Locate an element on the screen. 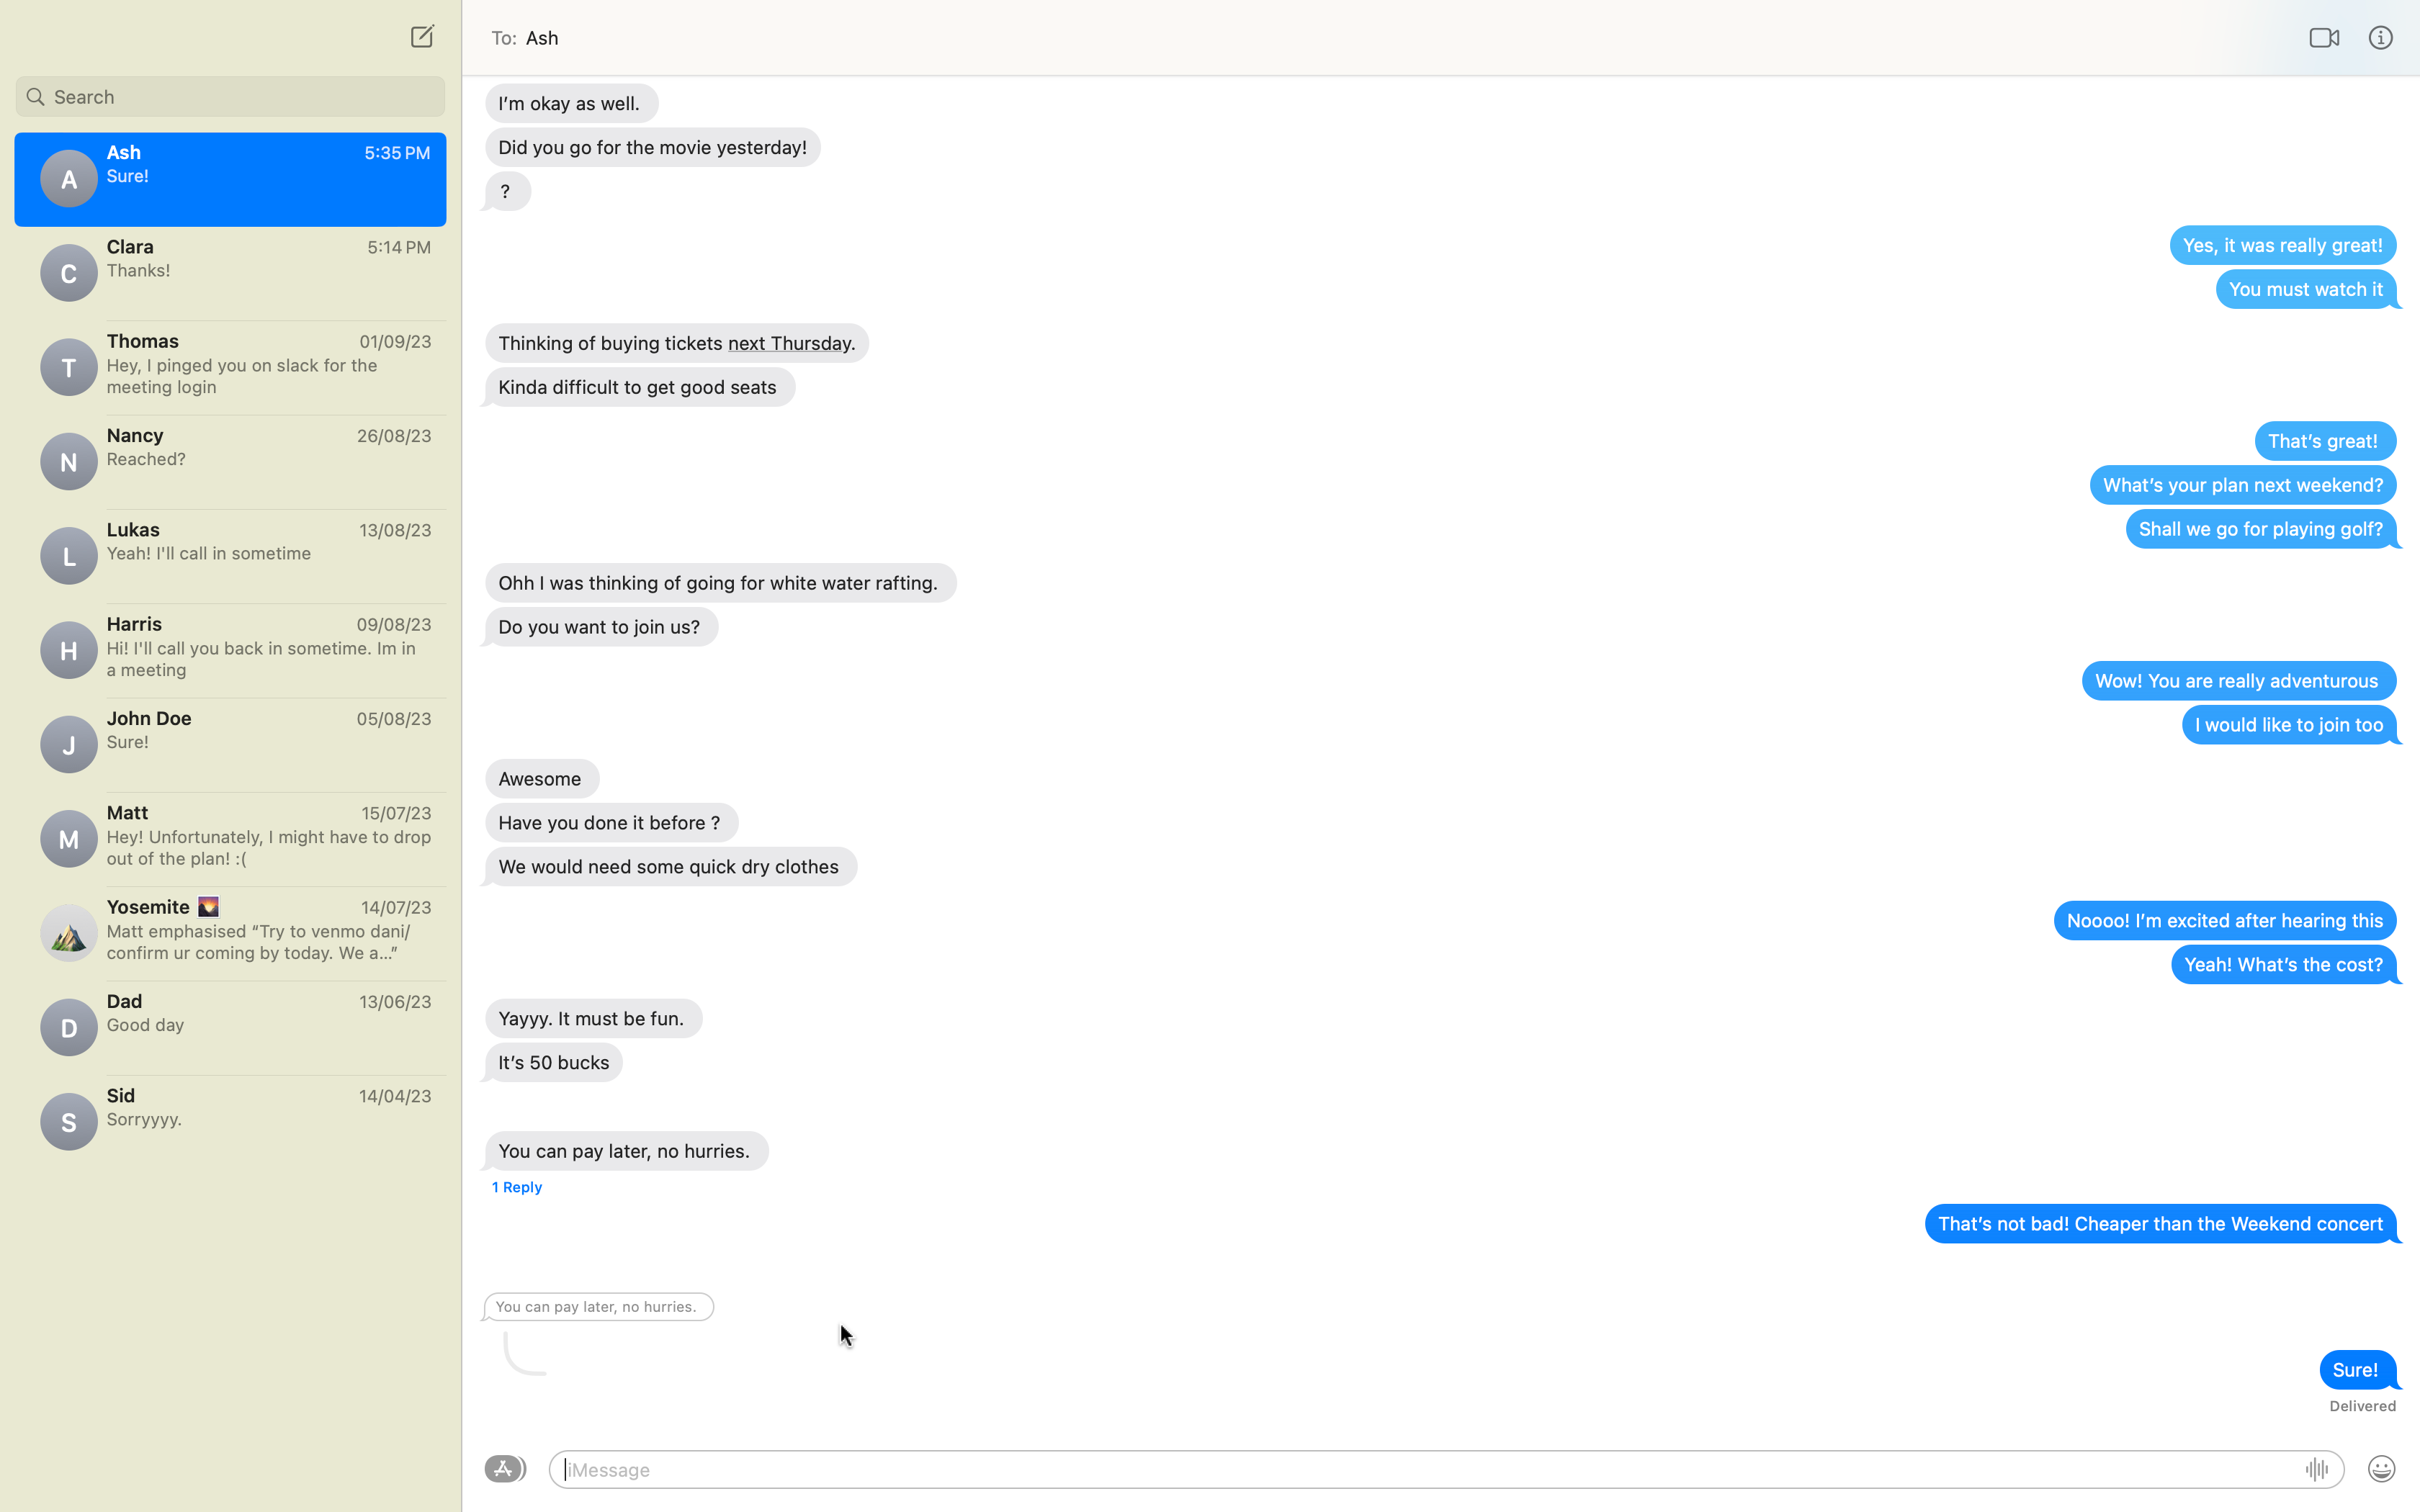 This screenshot has width=2420, height=1512. Text message dad saying "Love you is located at coordinates (229, 1020).